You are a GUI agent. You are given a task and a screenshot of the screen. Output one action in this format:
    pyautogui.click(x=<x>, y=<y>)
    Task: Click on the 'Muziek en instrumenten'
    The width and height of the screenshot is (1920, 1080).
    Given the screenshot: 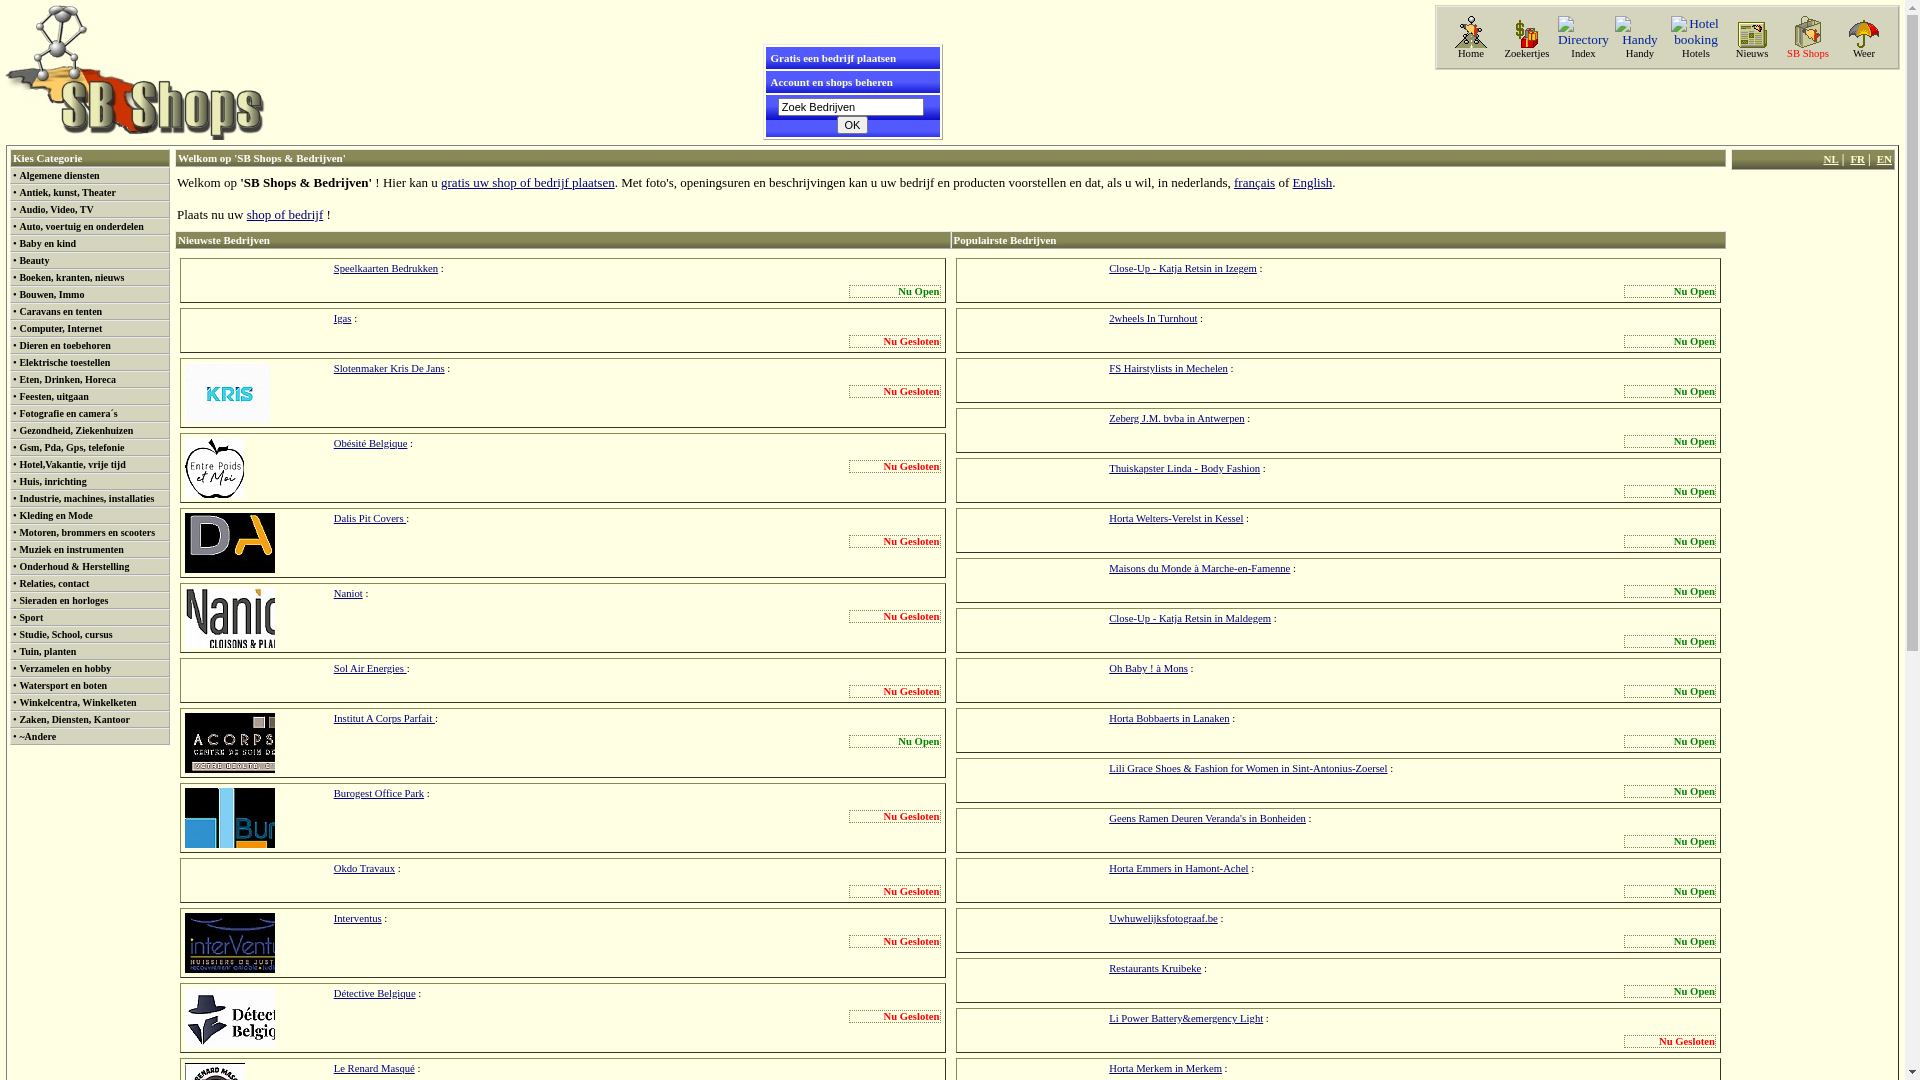 What is the action you would take?
    pyautogui.click(x=71, y=549)
    